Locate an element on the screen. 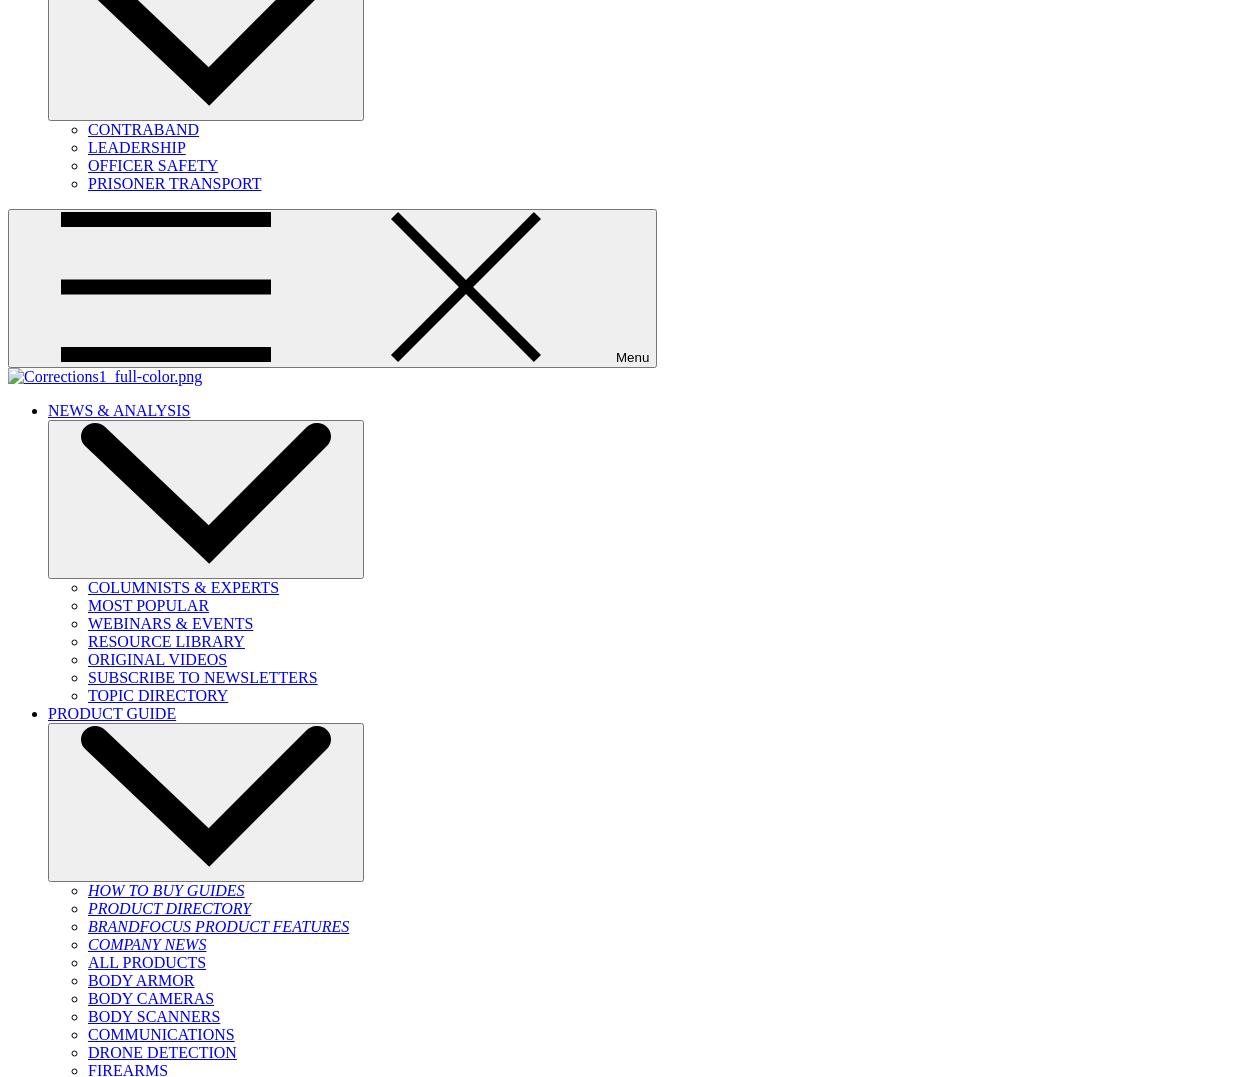 Image resolution: width=1250 pixels, height=1077 pixels. 'ALL PRODUCTS' is located at coordinates (87, 962).